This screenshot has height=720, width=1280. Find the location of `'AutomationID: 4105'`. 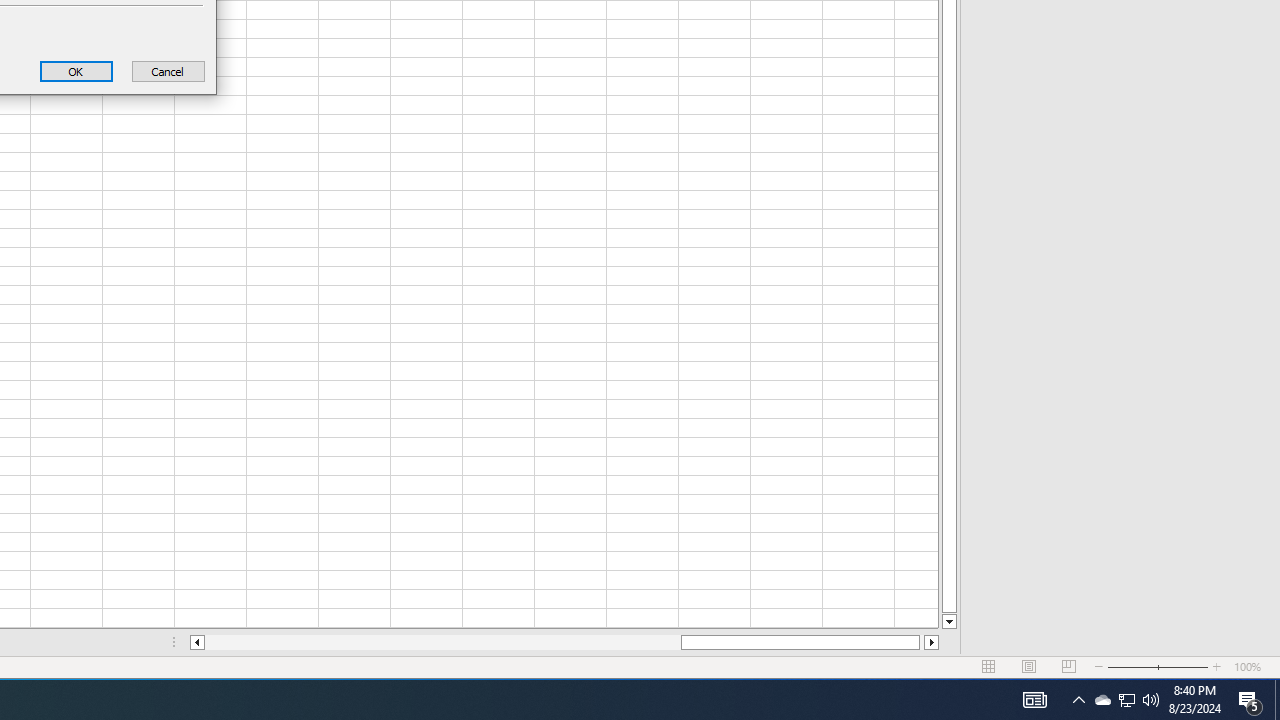

'AutomationID: 4105' is located at coordinates (1078, 698).